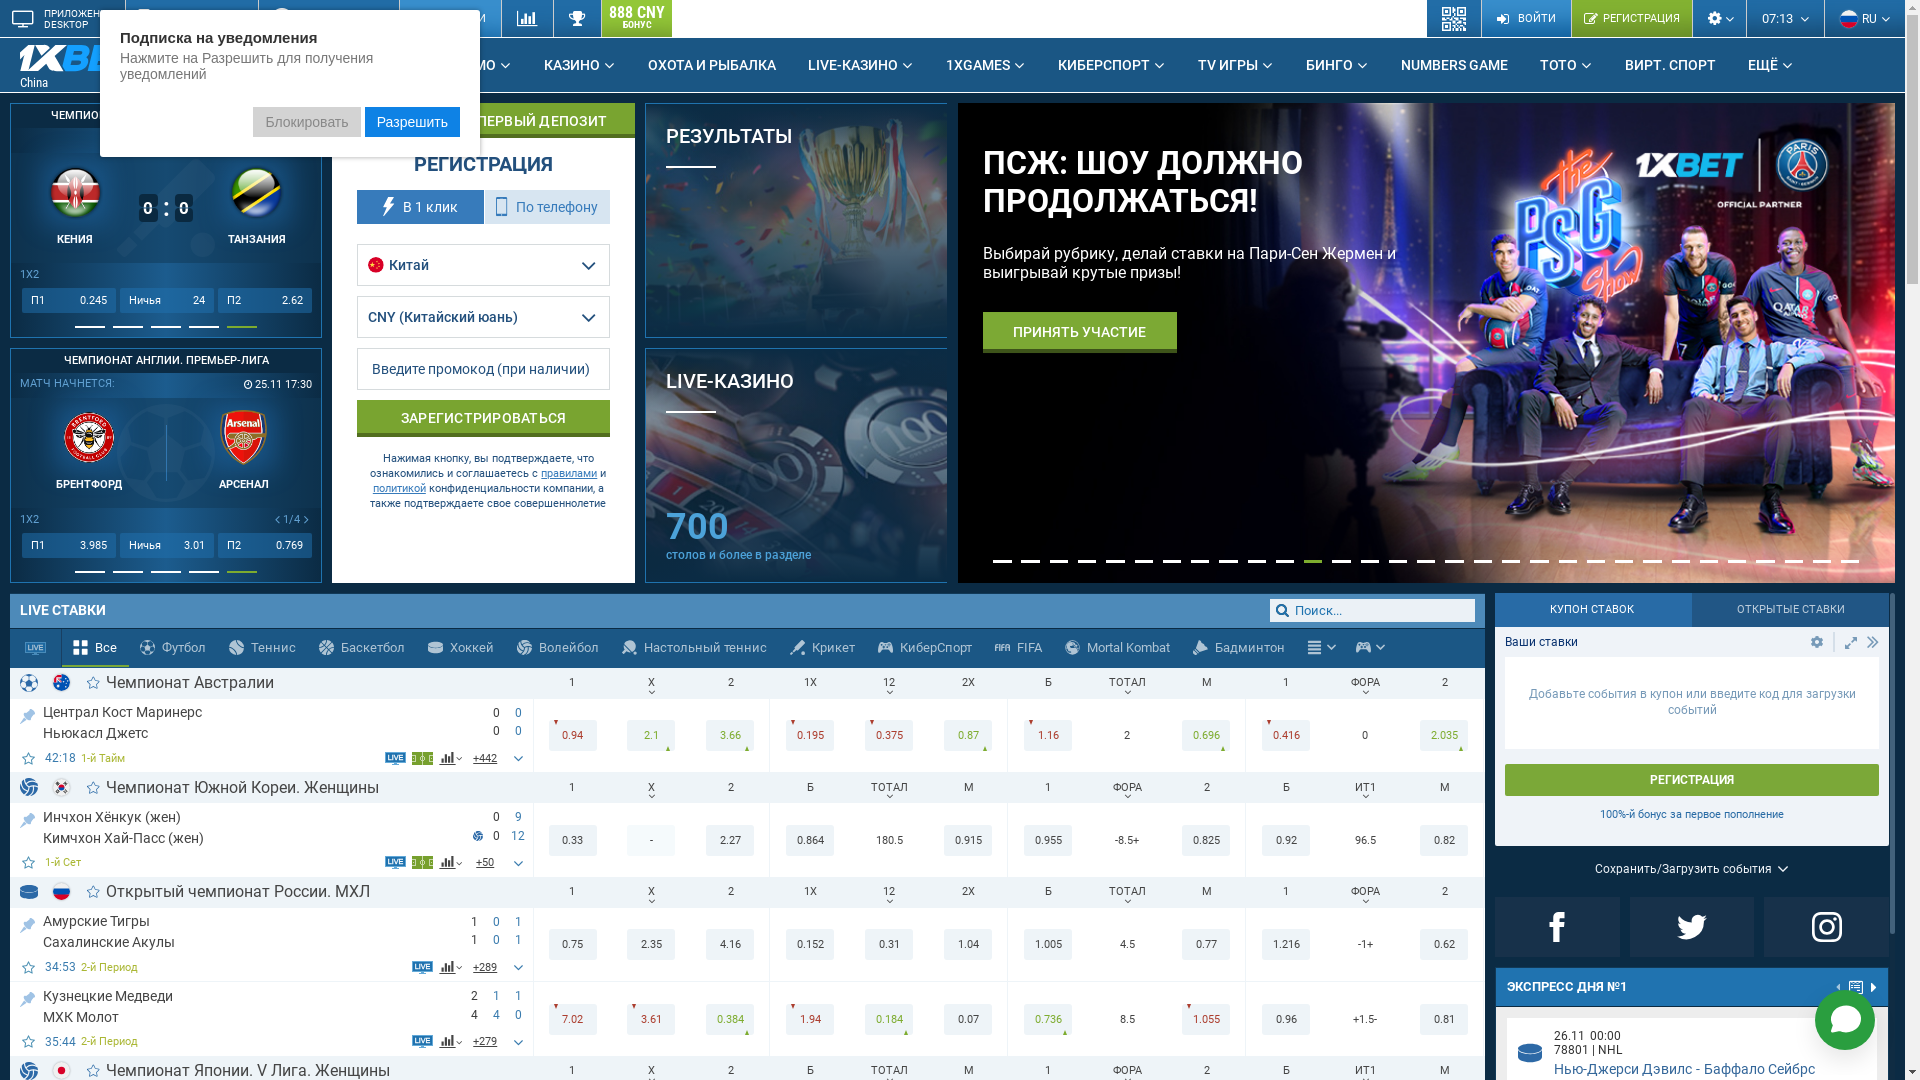 The image size is (1920, 1080). Describe the element at coordinates (485, 758) in the screenshot. I see `'+438'` at that location.